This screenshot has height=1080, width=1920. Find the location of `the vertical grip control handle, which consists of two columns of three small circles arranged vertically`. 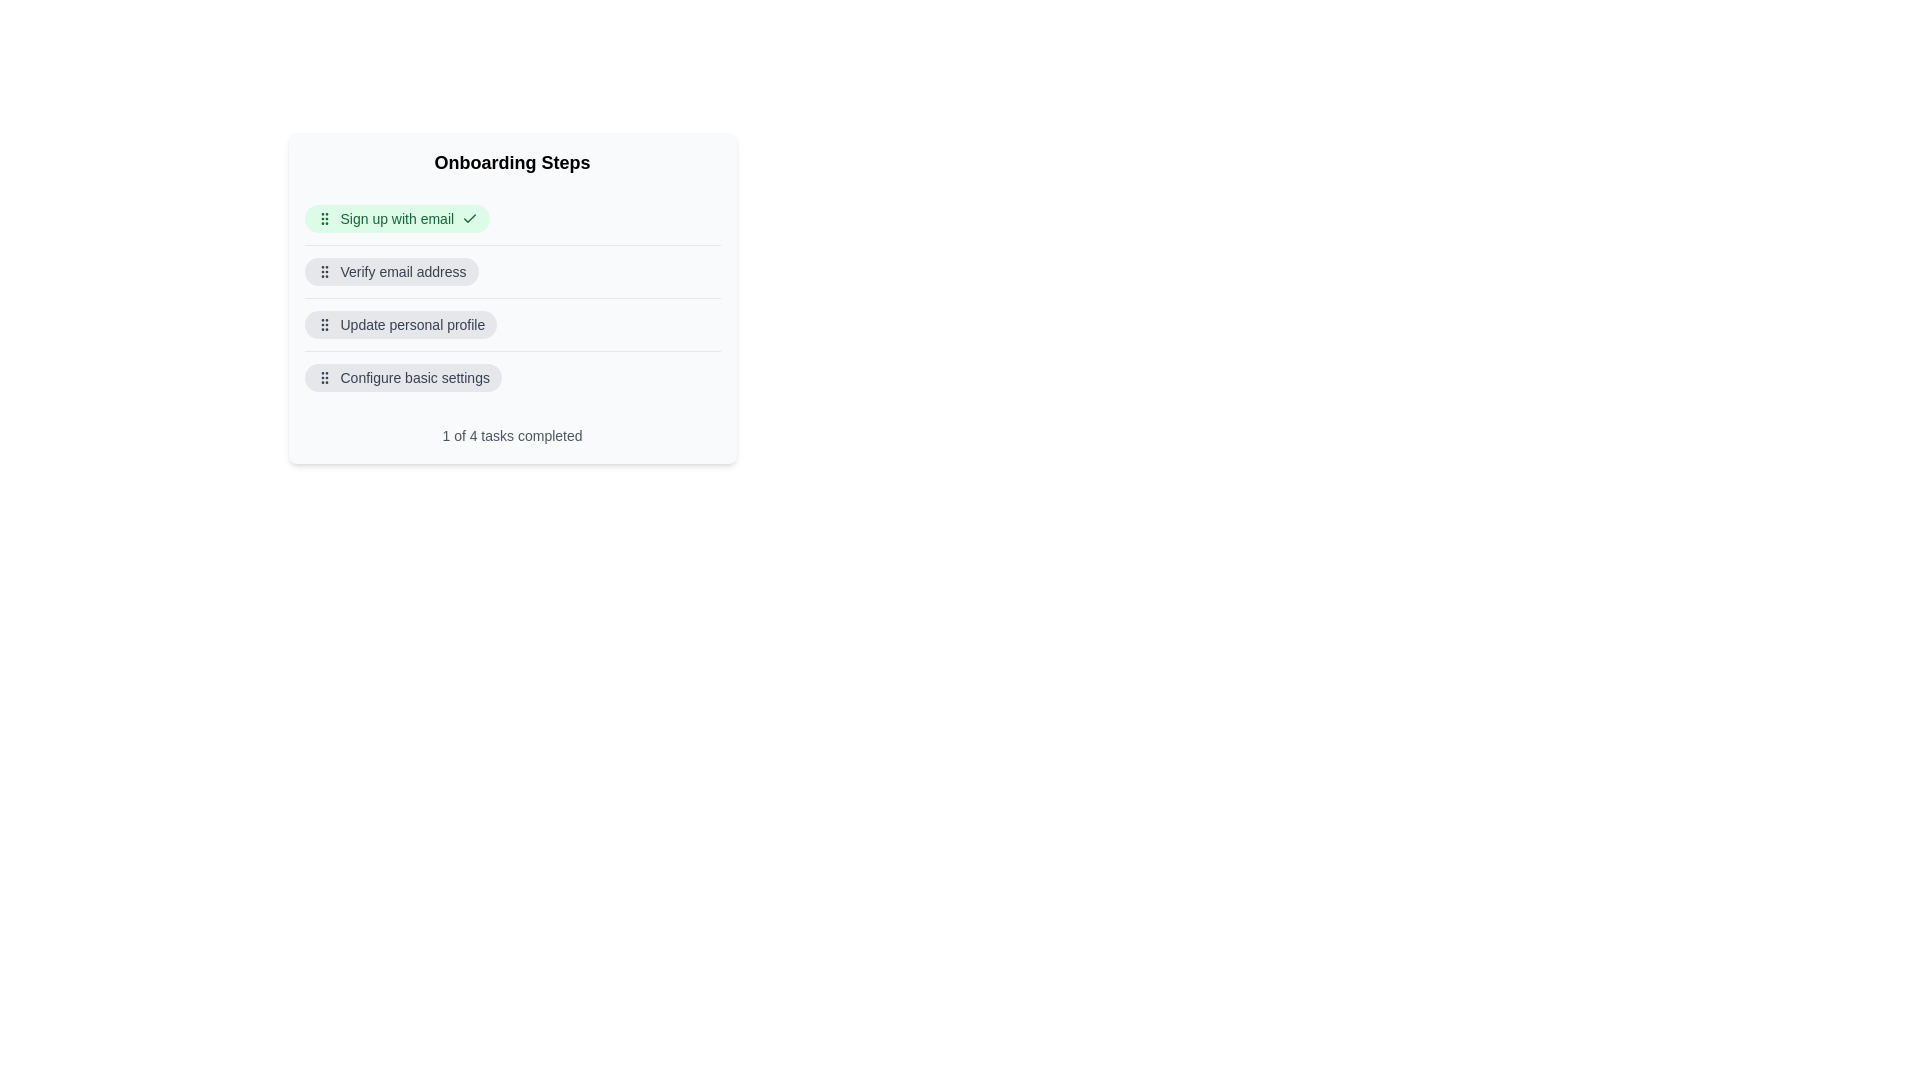

the vertical grip control handle, which consists of two columns of three small circles arranged vertically is located at coordinates (324, 272).